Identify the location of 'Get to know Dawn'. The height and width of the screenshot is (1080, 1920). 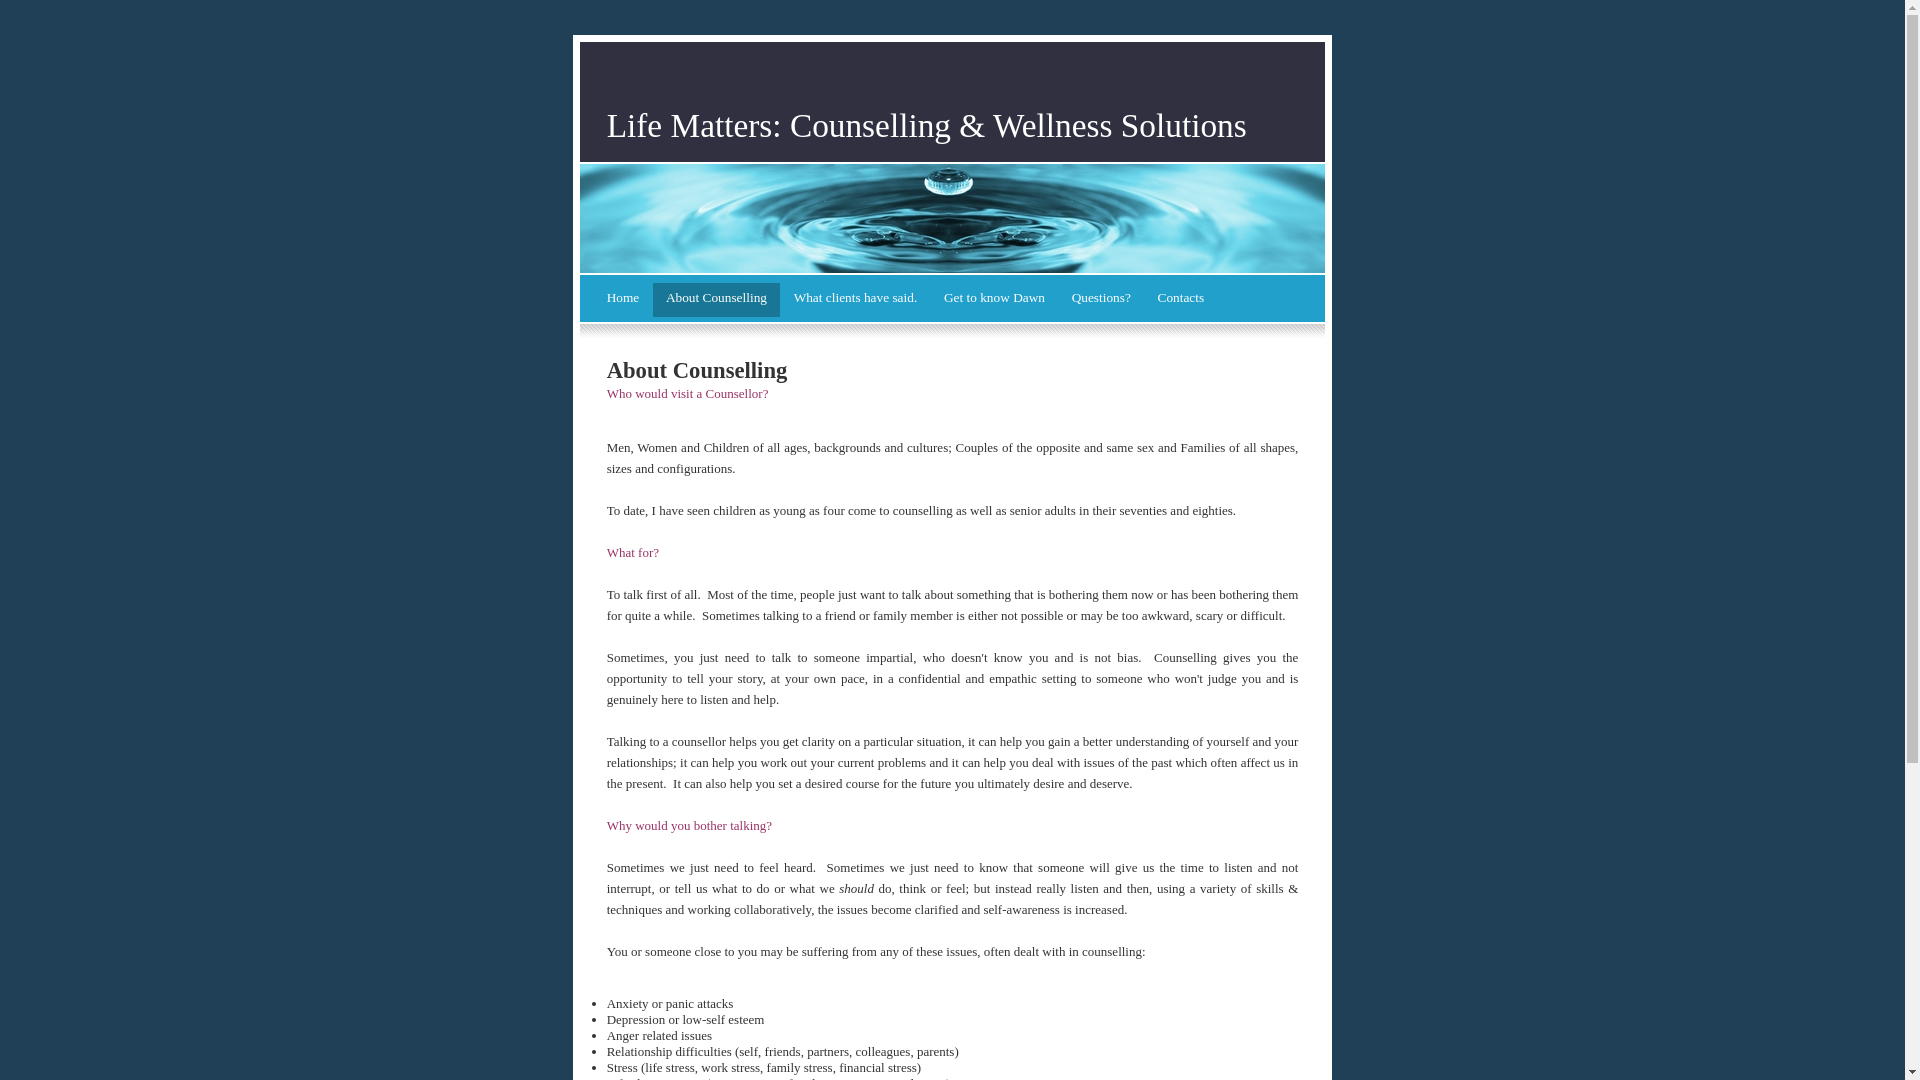
(994, 300).